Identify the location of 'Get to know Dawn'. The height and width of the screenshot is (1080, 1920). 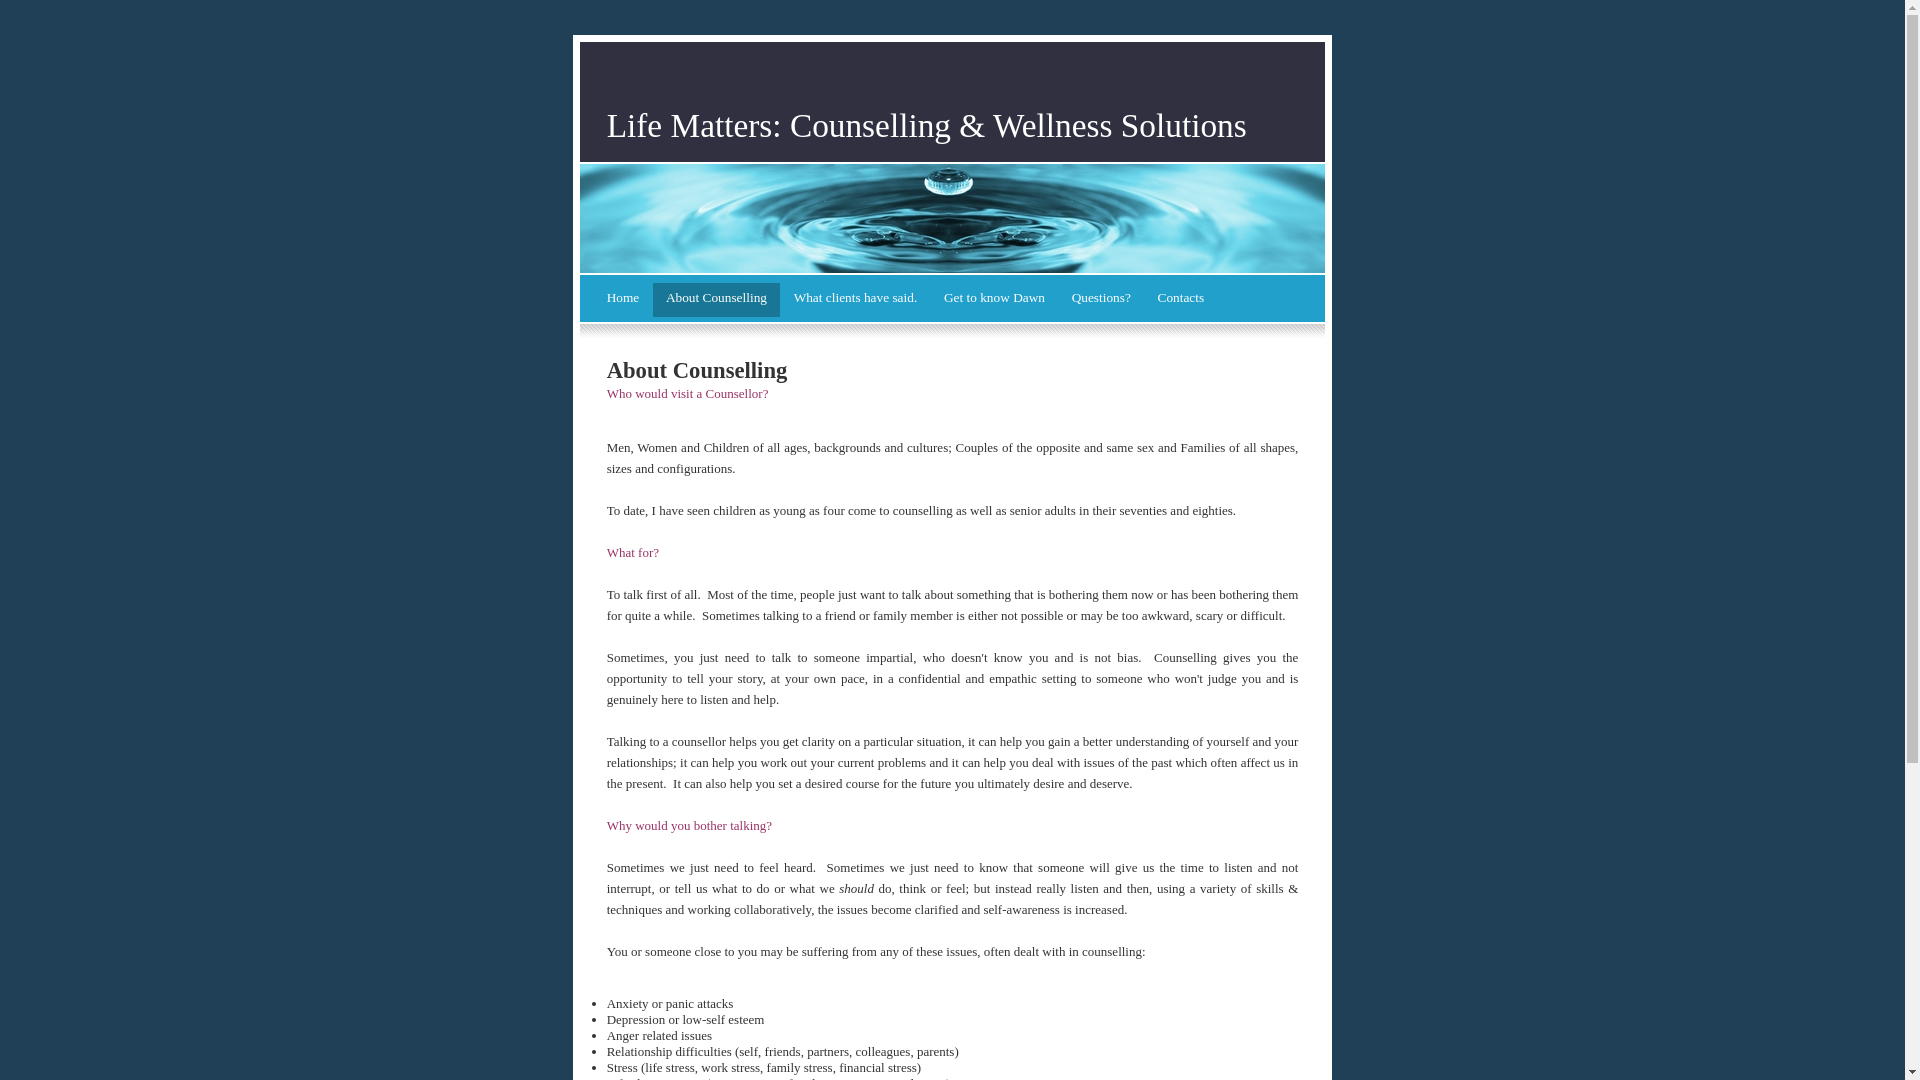
(994, 300).